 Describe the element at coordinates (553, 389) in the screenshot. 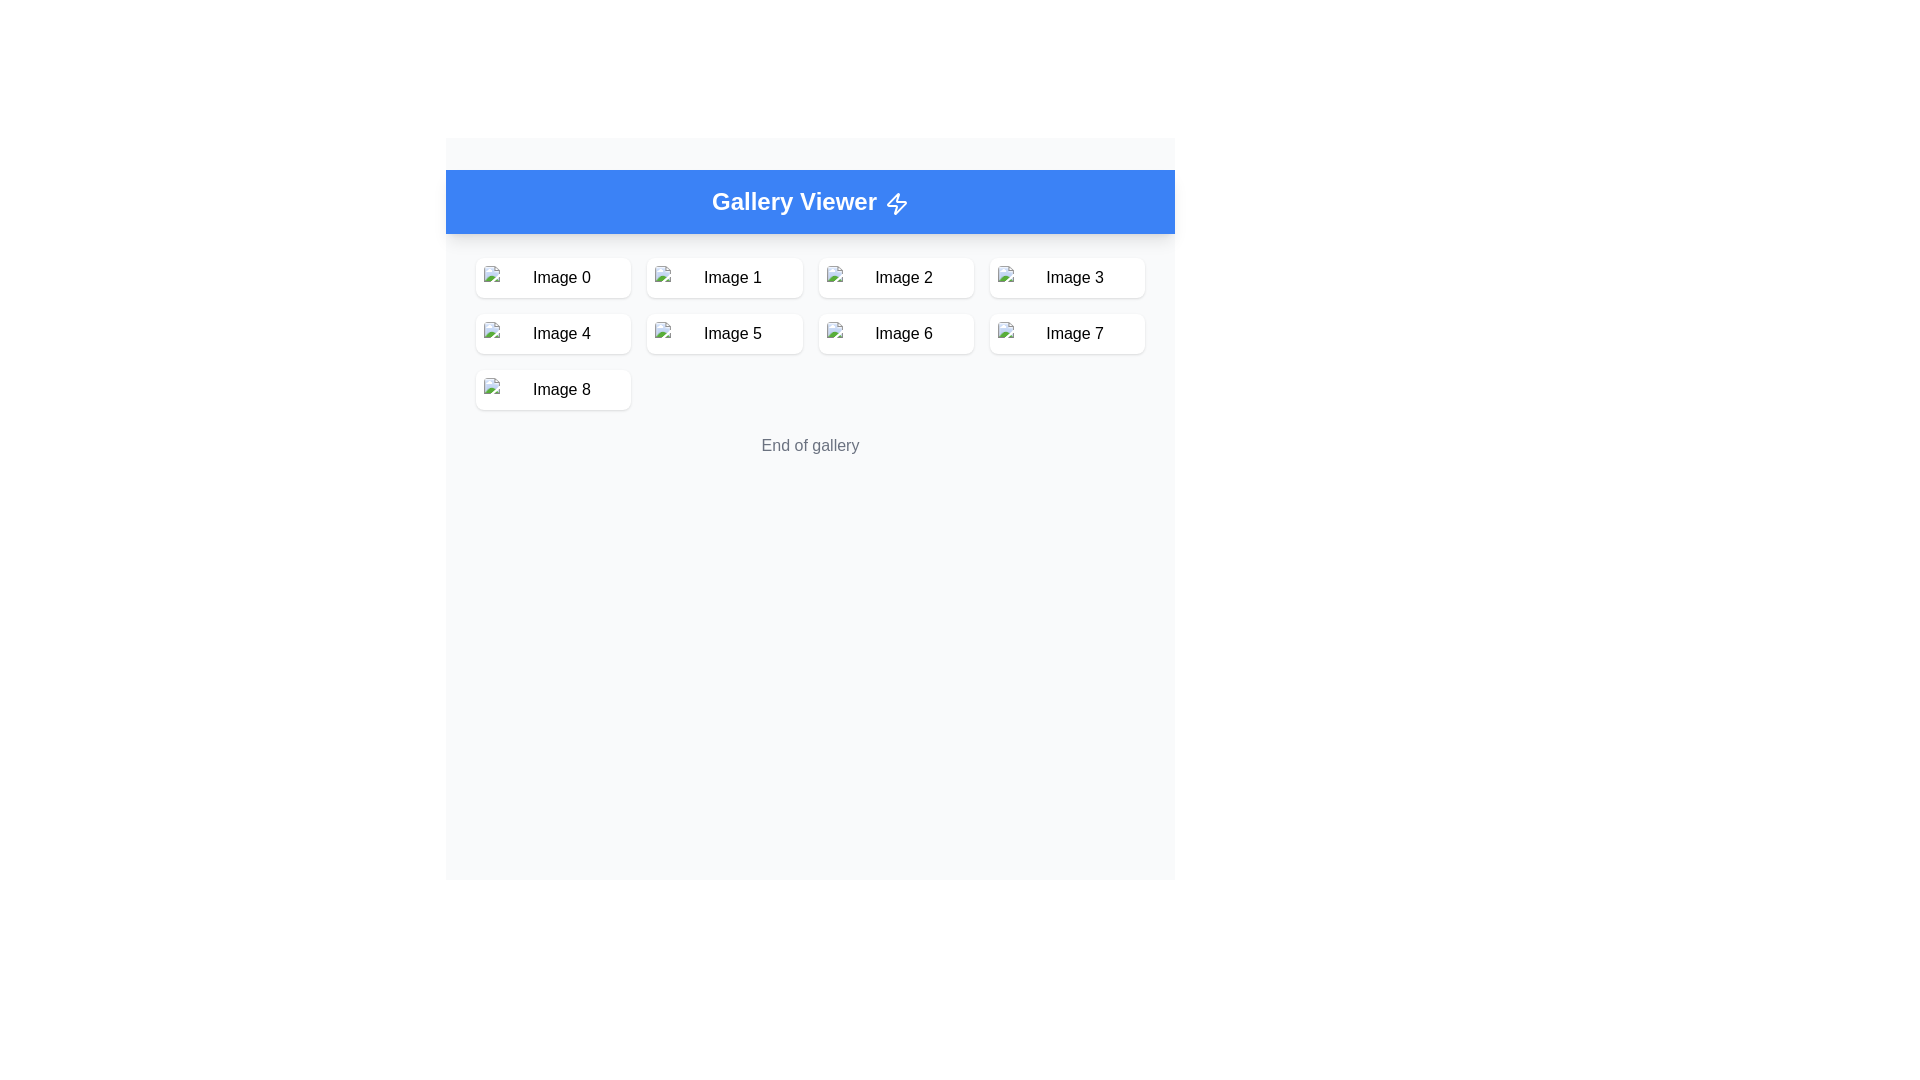

I see `to select the interactive card labeled 'Image 8', which is located in the third row, first column of the grid layout` at that location.